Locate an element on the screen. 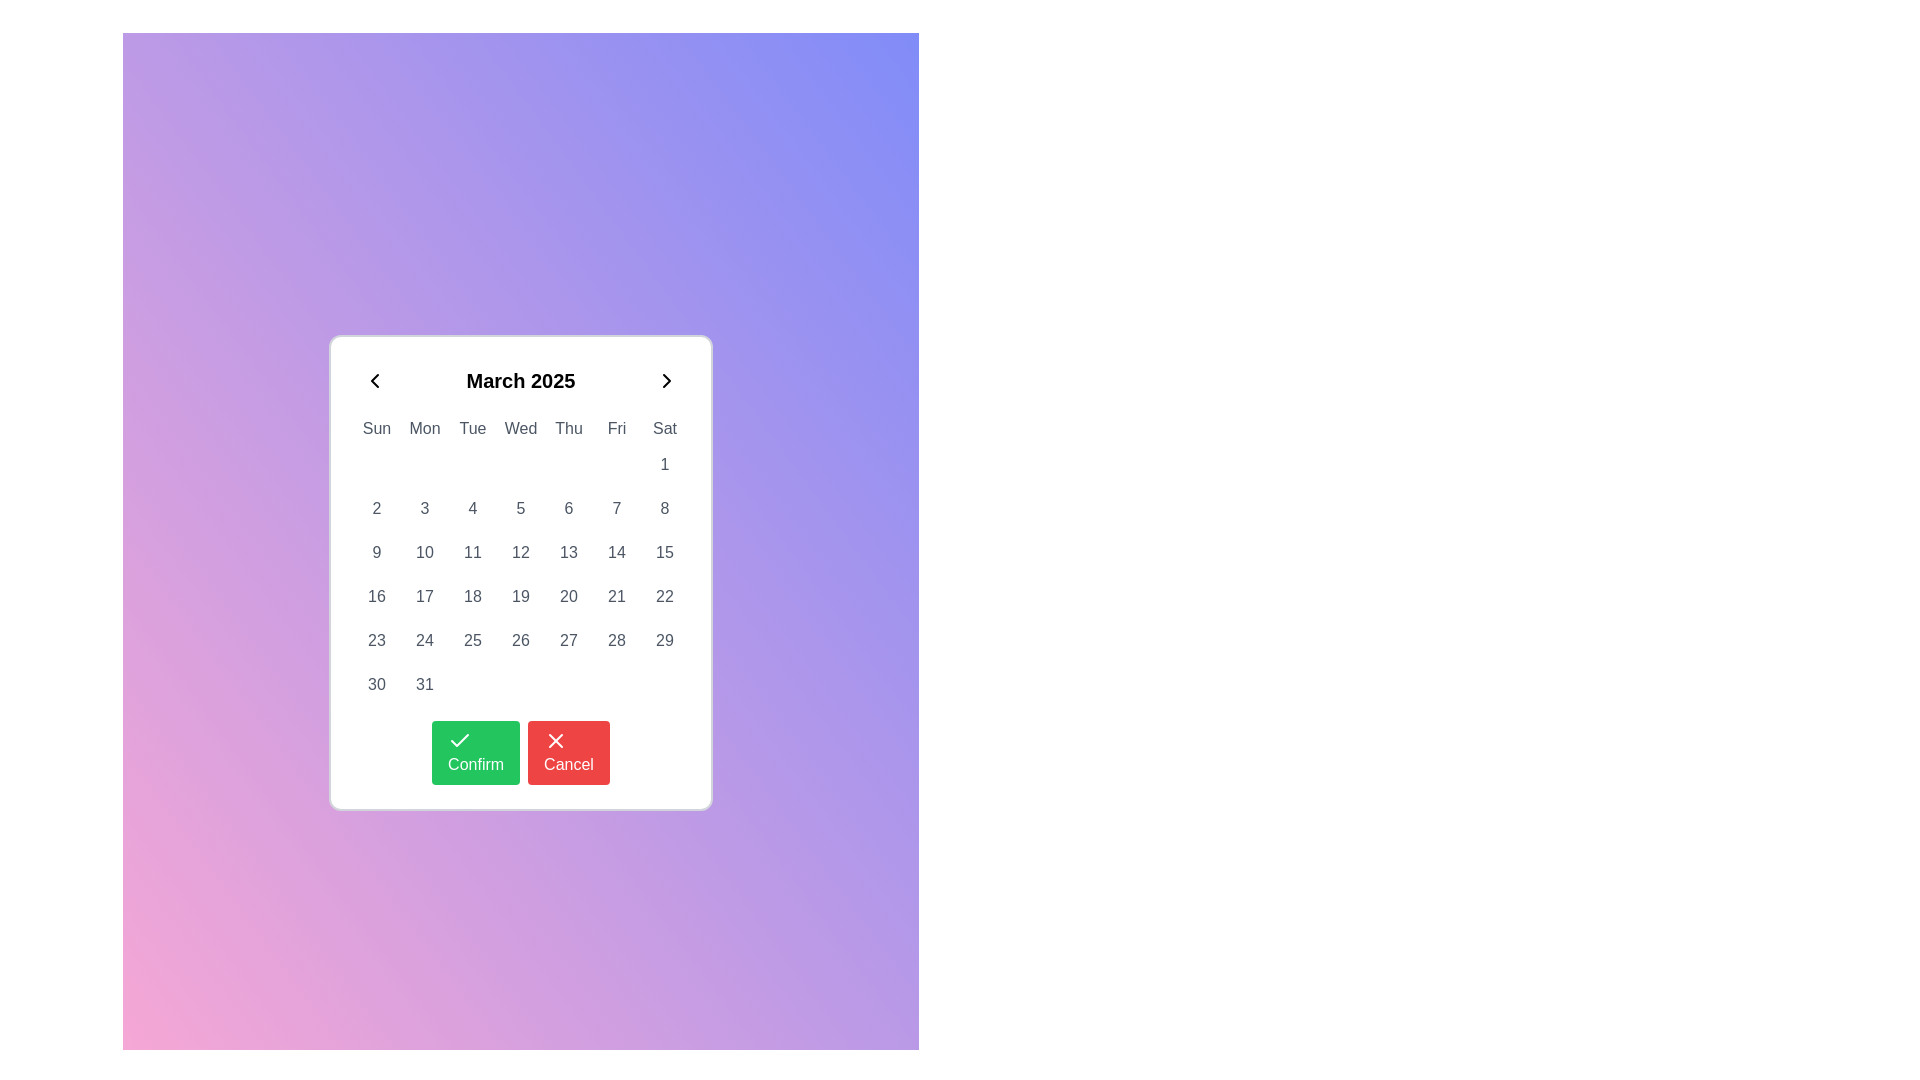  the rectangular tile button displaying '22' in medium gray font, located in the last column of the fourth row of the calendar grid under 'Sat' is located at coordinates (665, 596).